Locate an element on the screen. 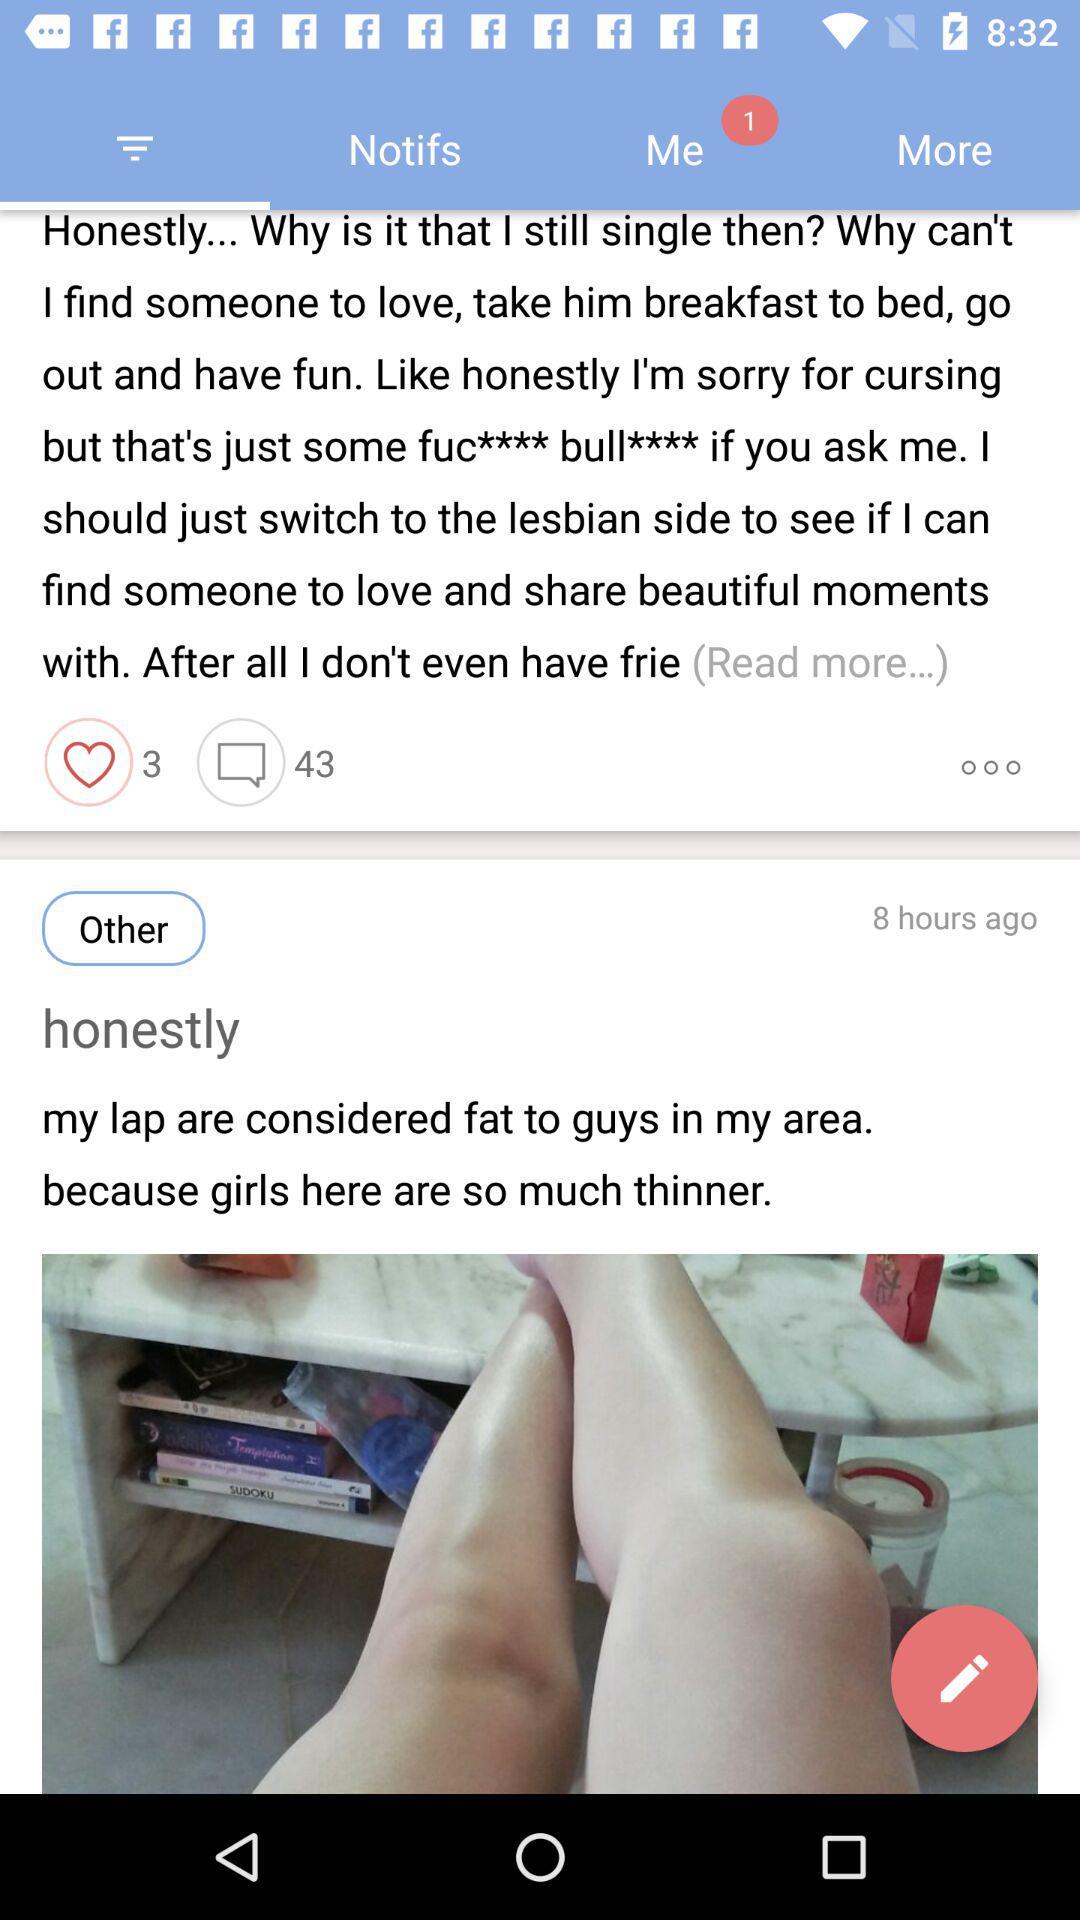  the item next to the 43 item is located at coordinates (990, 761).